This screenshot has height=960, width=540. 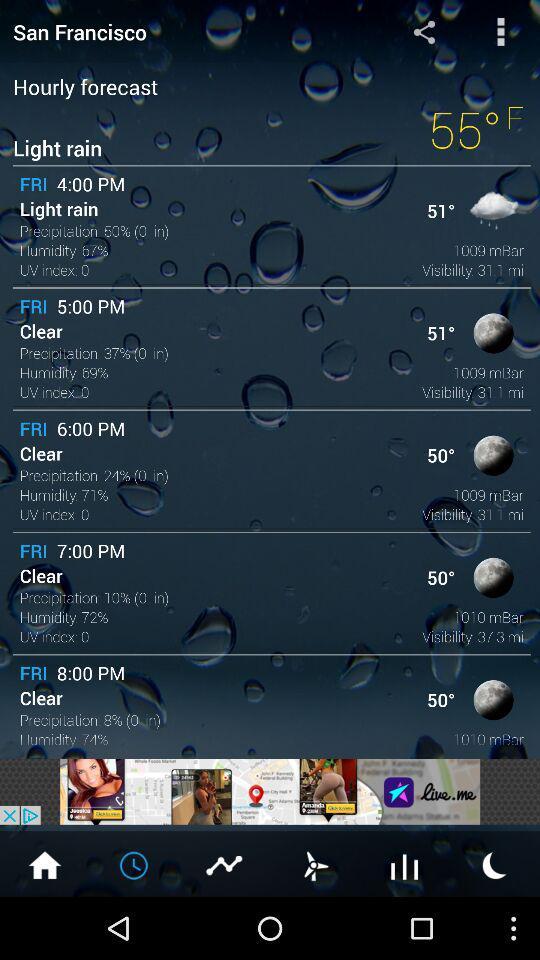 I want to click on share forecast, so click(x=423, y=30).